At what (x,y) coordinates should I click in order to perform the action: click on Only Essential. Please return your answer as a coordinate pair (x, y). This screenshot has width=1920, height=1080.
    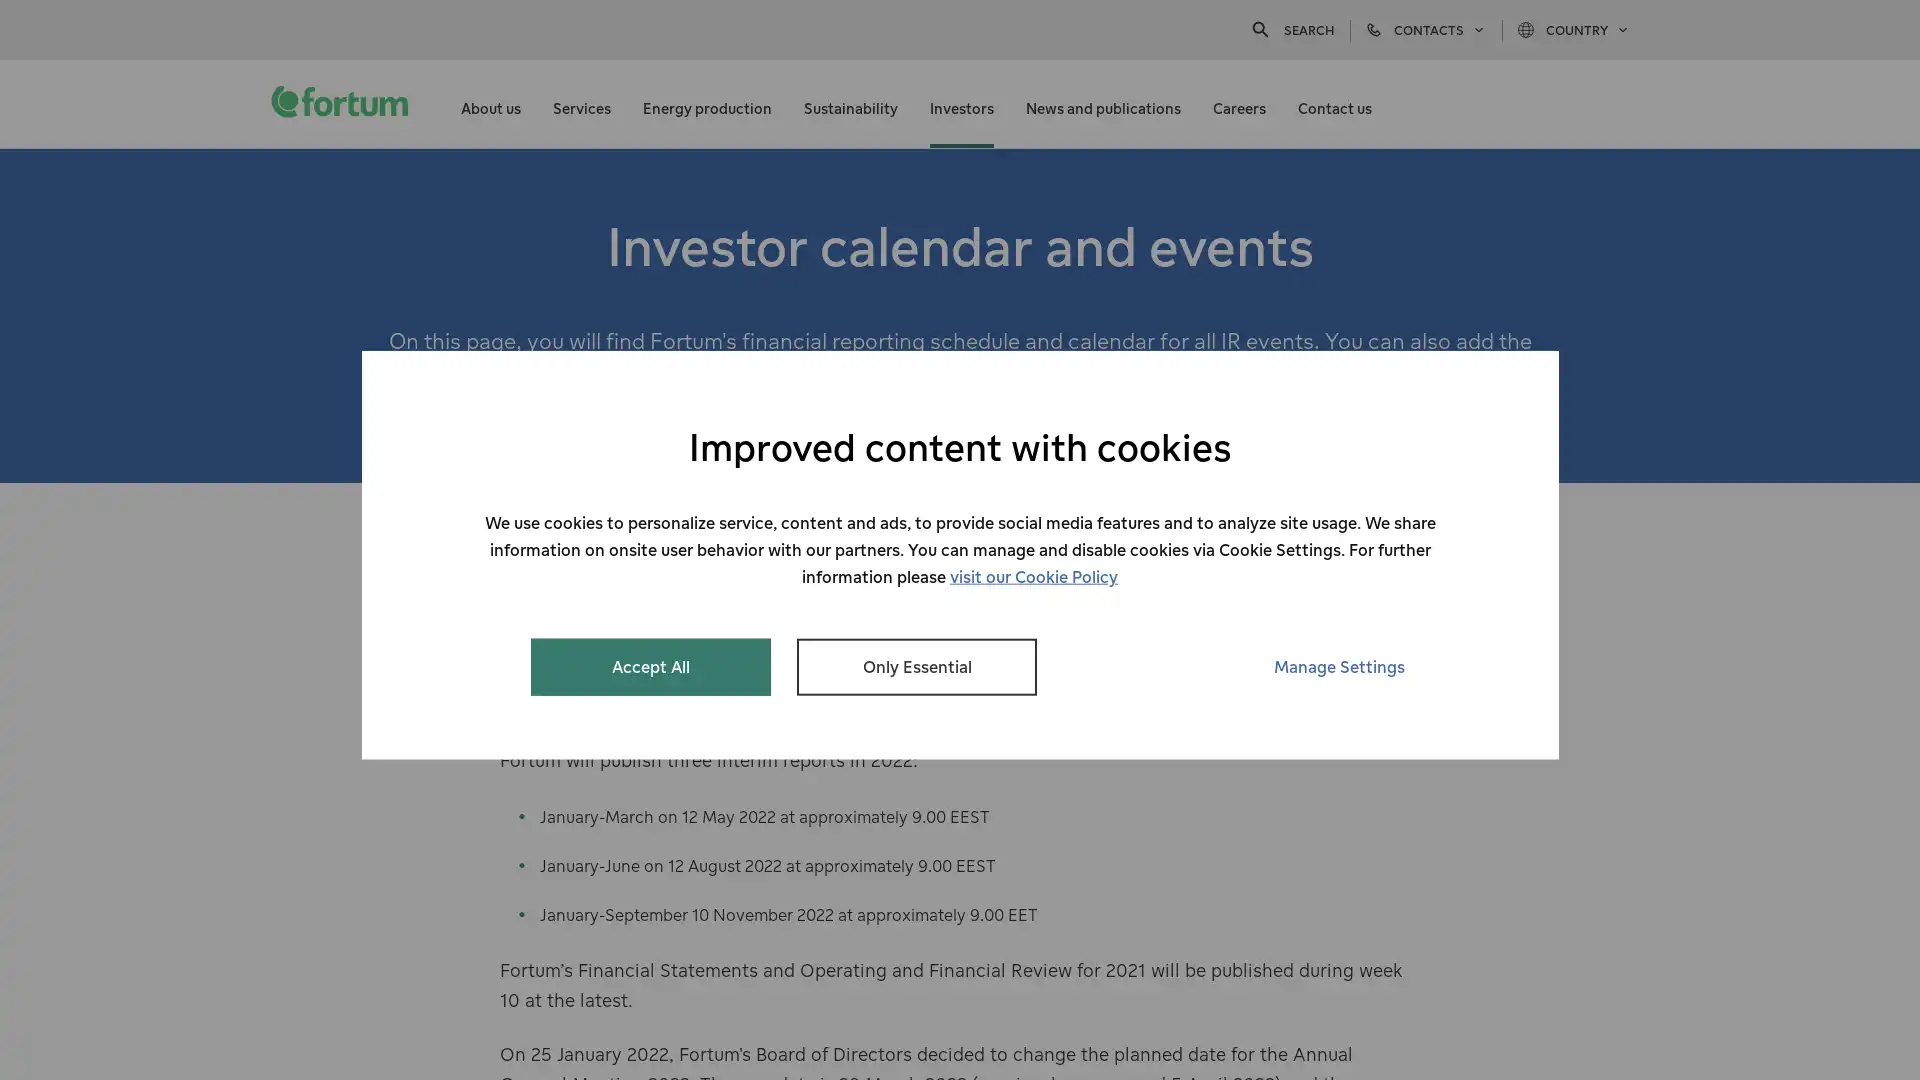
    Looking at the image, I should click on (915, 666).